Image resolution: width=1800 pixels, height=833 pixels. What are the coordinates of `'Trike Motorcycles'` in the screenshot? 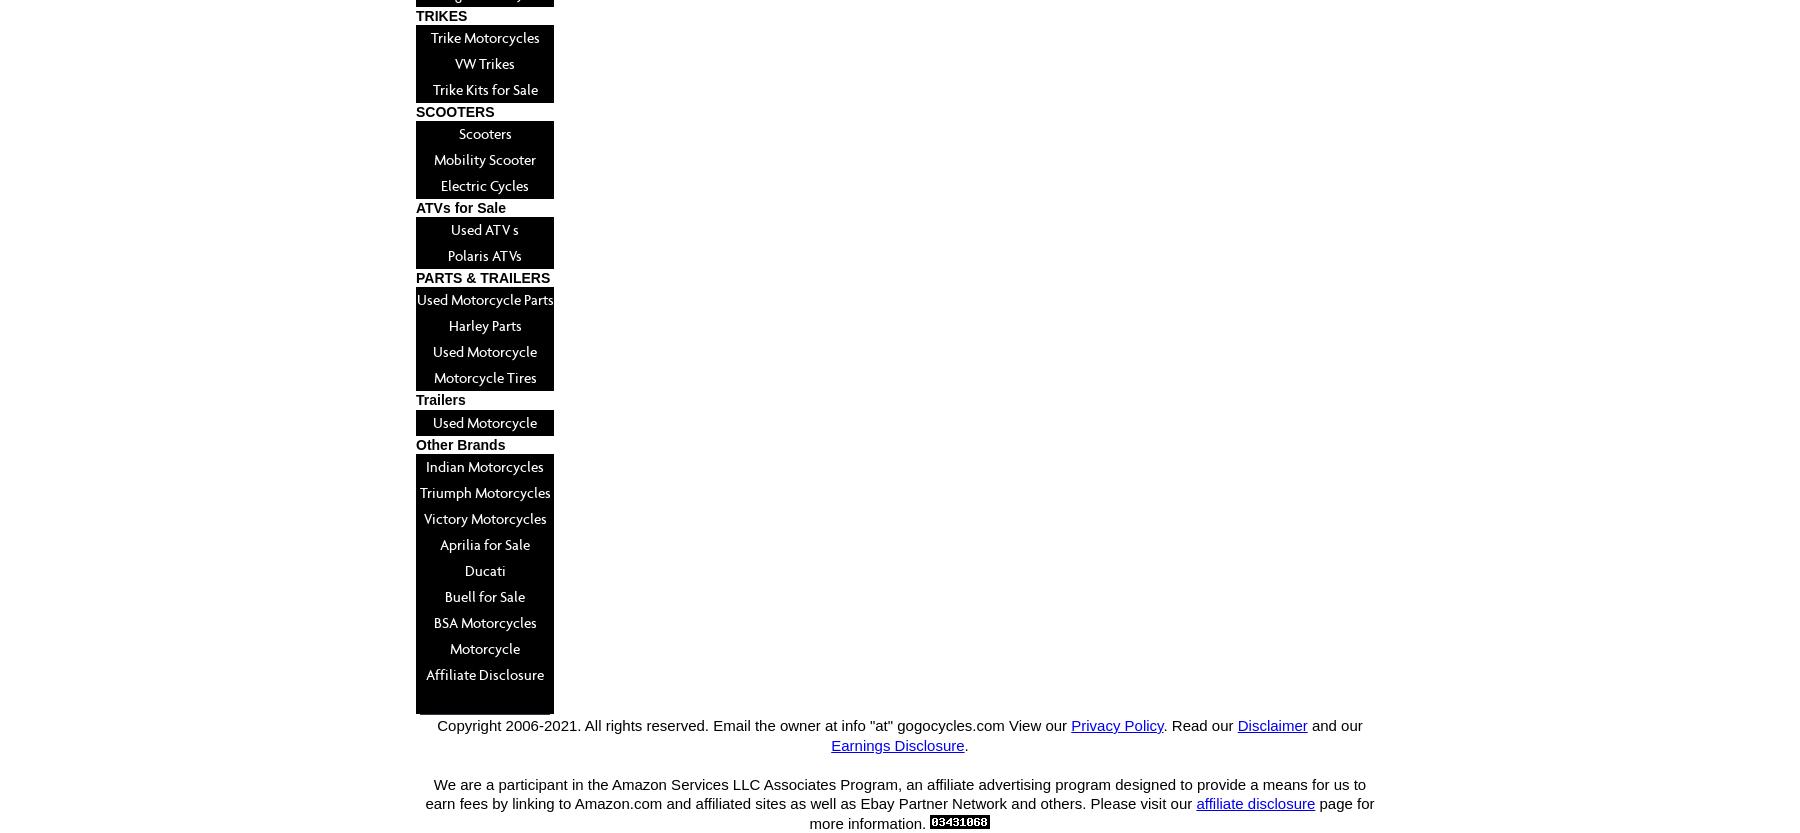 It's located at (483, 36).